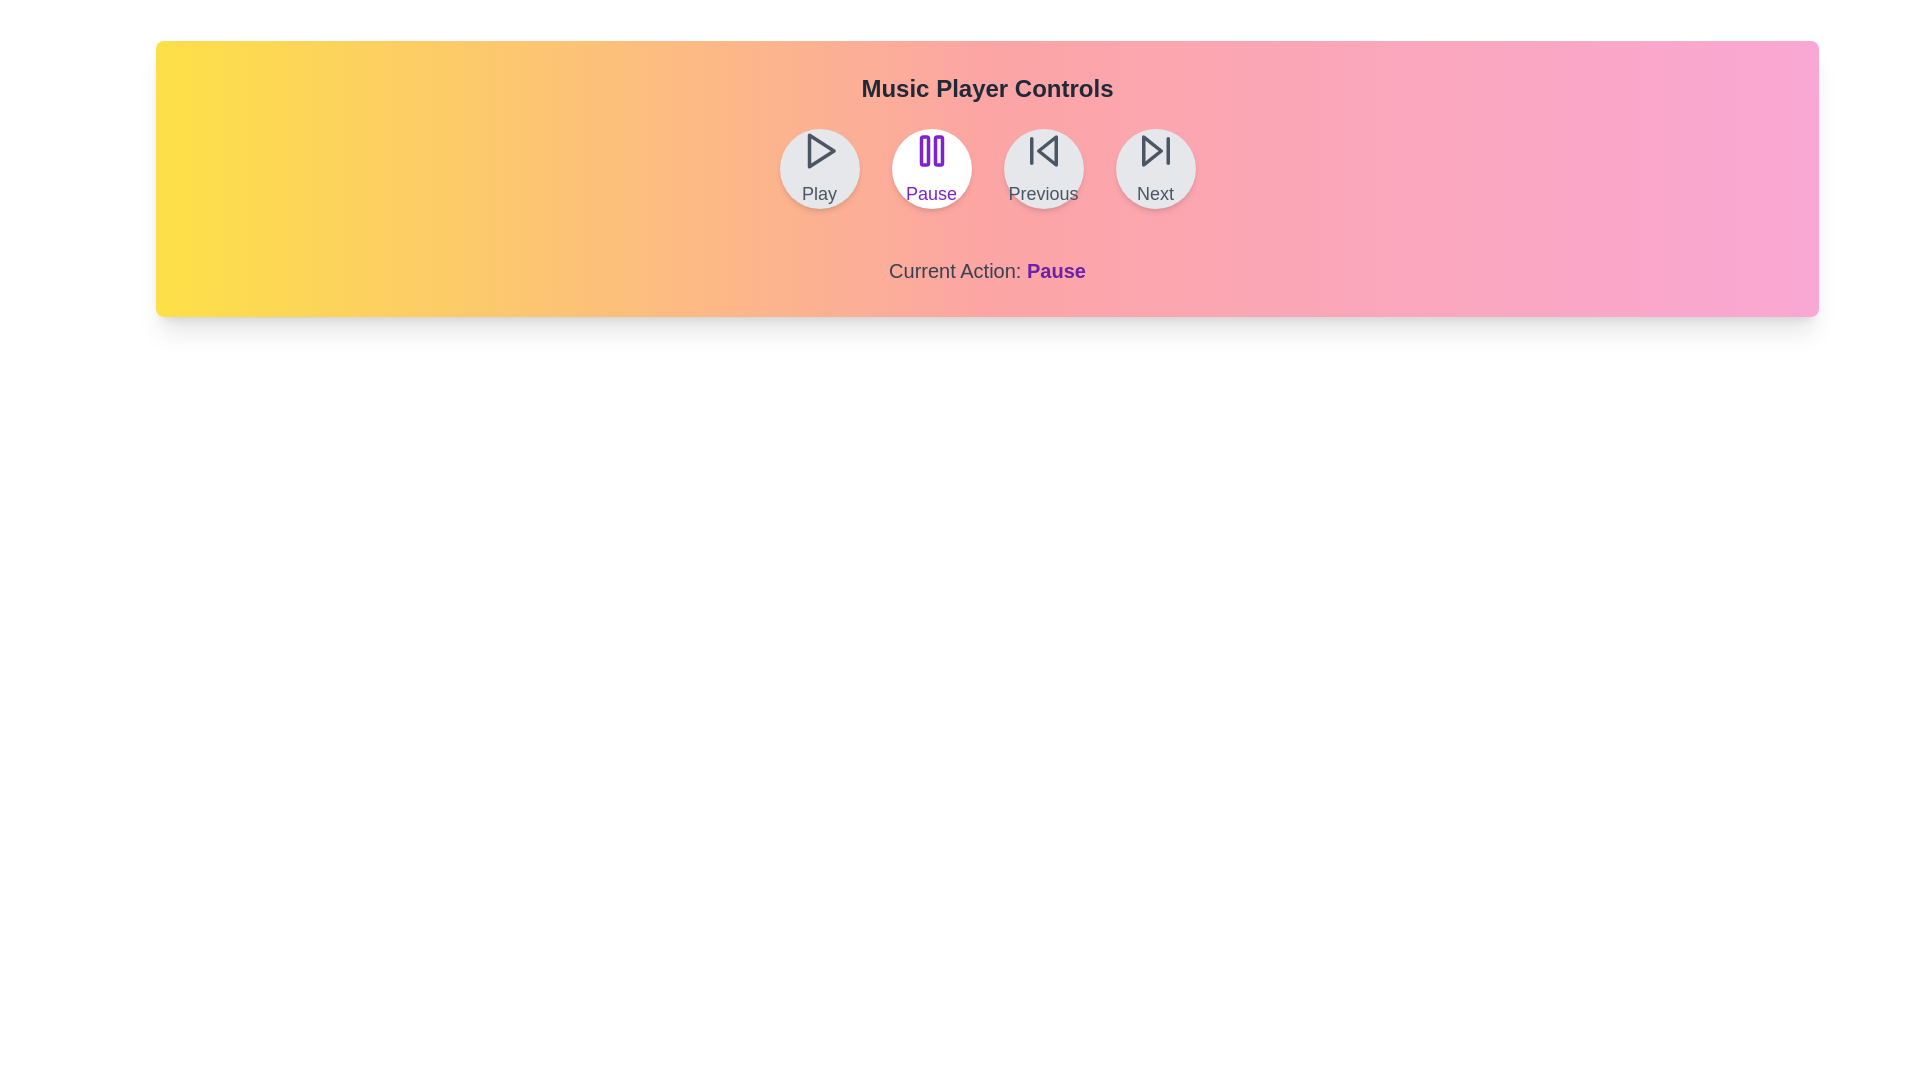 The width and height of the screenshot is (1920, 1080). What do you see at coordinates (1042, 168) in the screenshot?
I see `the Previous button to observe its hover effect` at bounding box center [1042, 168].